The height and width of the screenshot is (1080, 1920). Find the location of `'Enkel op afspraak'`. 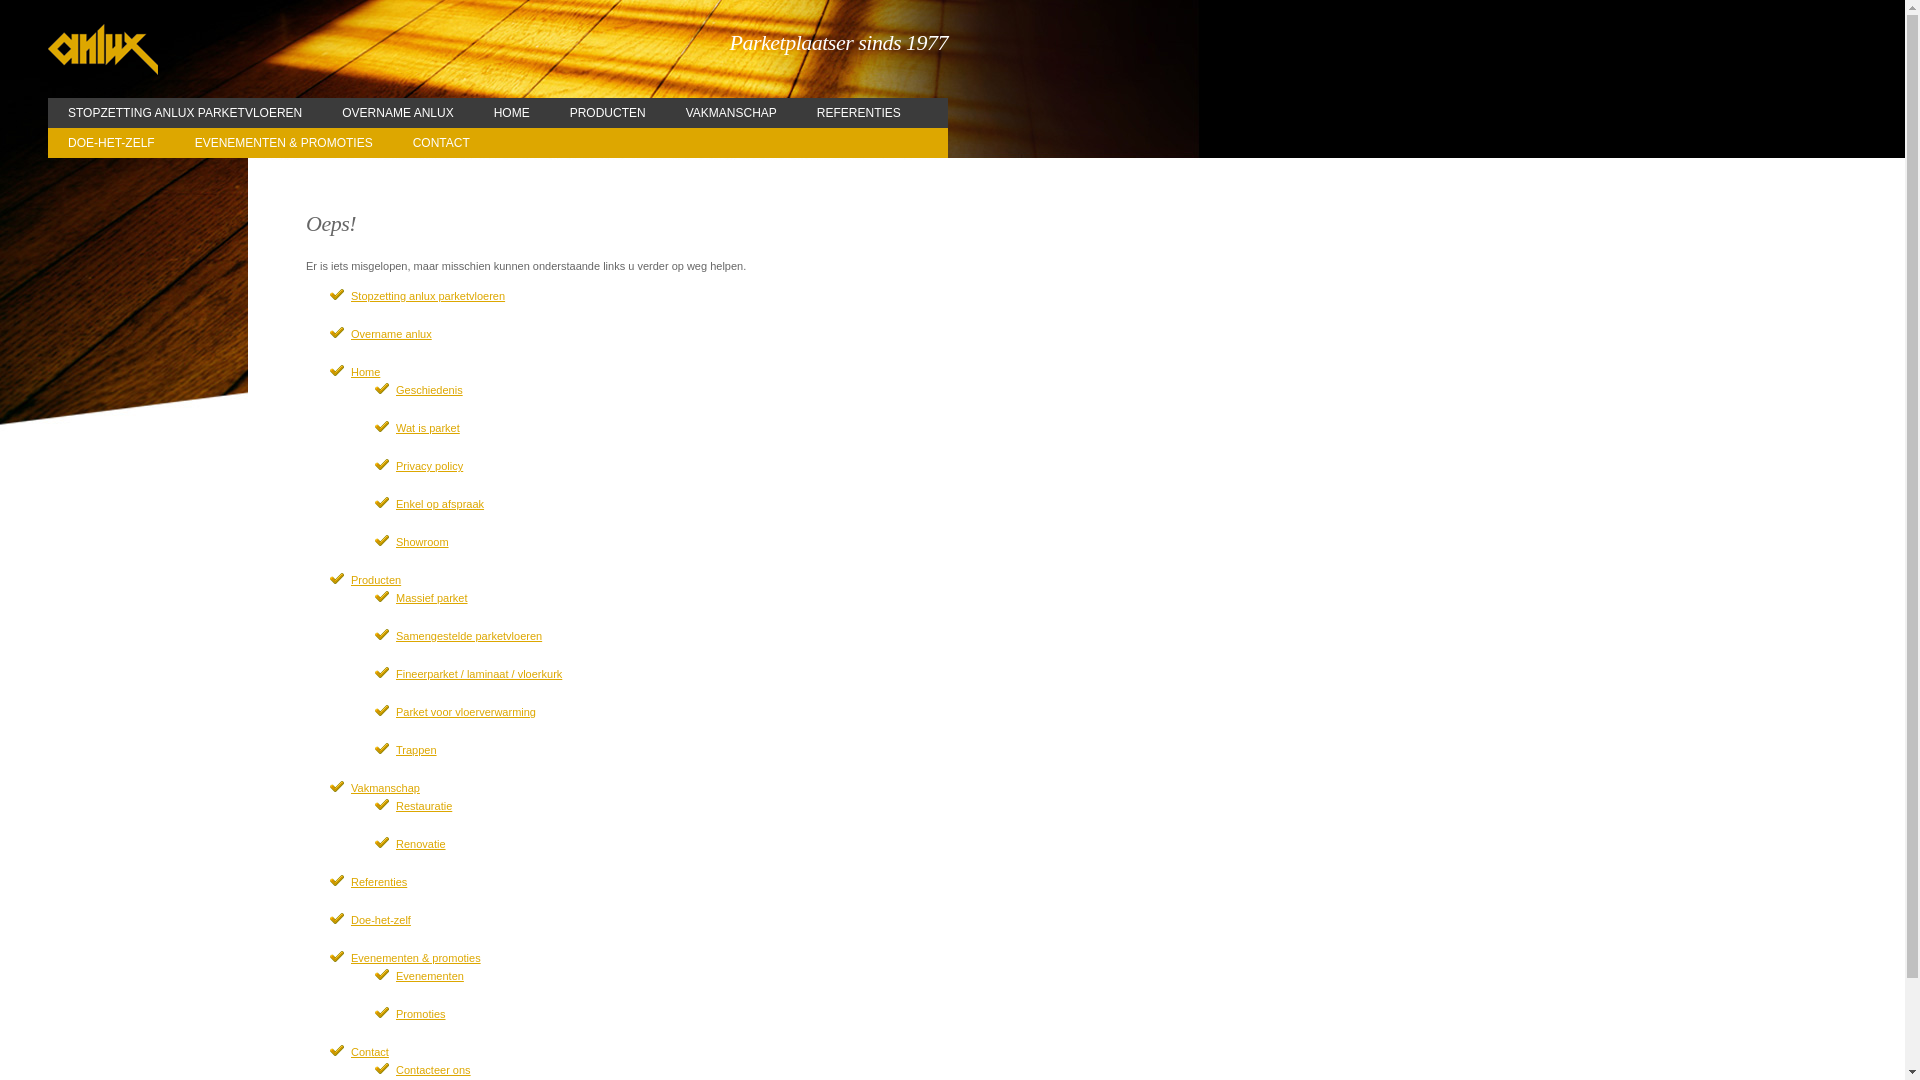

'Enkel op afspraak' is located at coordinates (439, 503).